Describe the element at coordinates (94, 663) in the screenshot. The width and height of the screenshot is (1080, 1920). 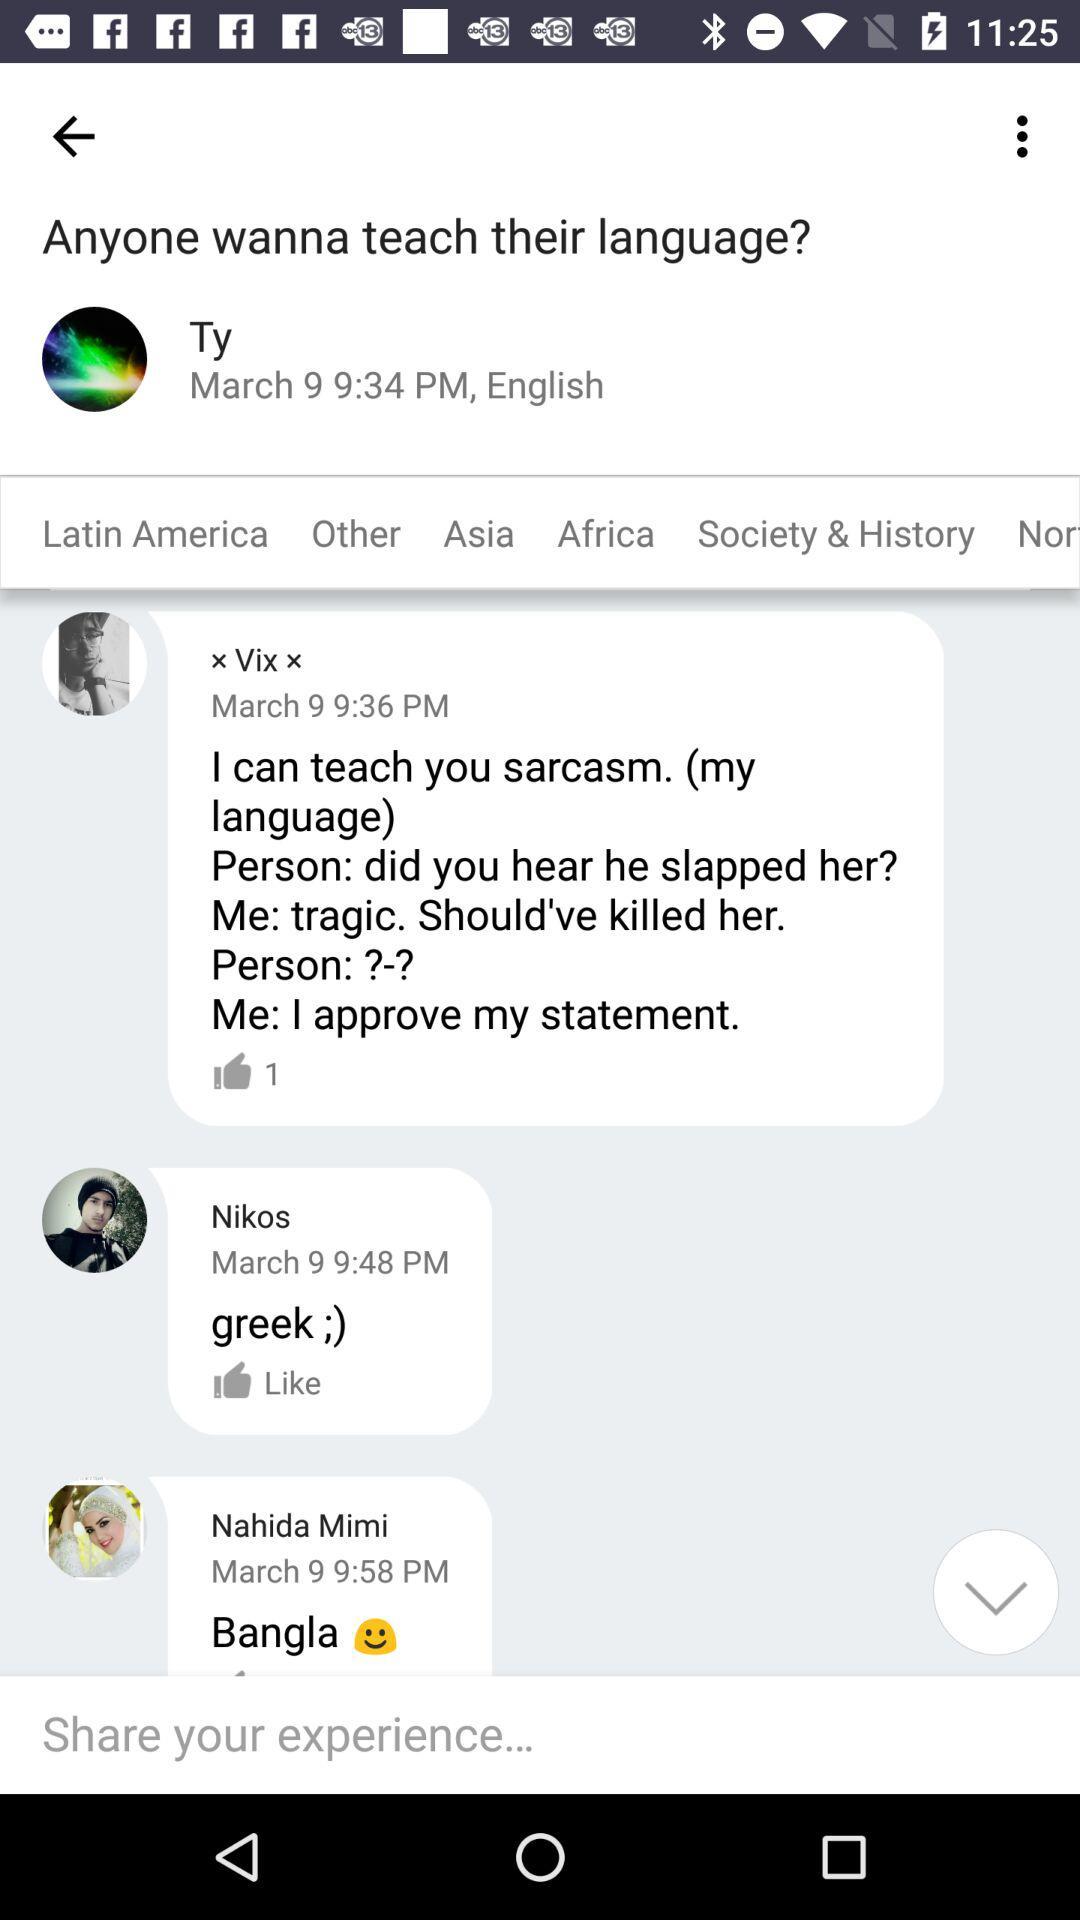
I see `my profile` at that location.